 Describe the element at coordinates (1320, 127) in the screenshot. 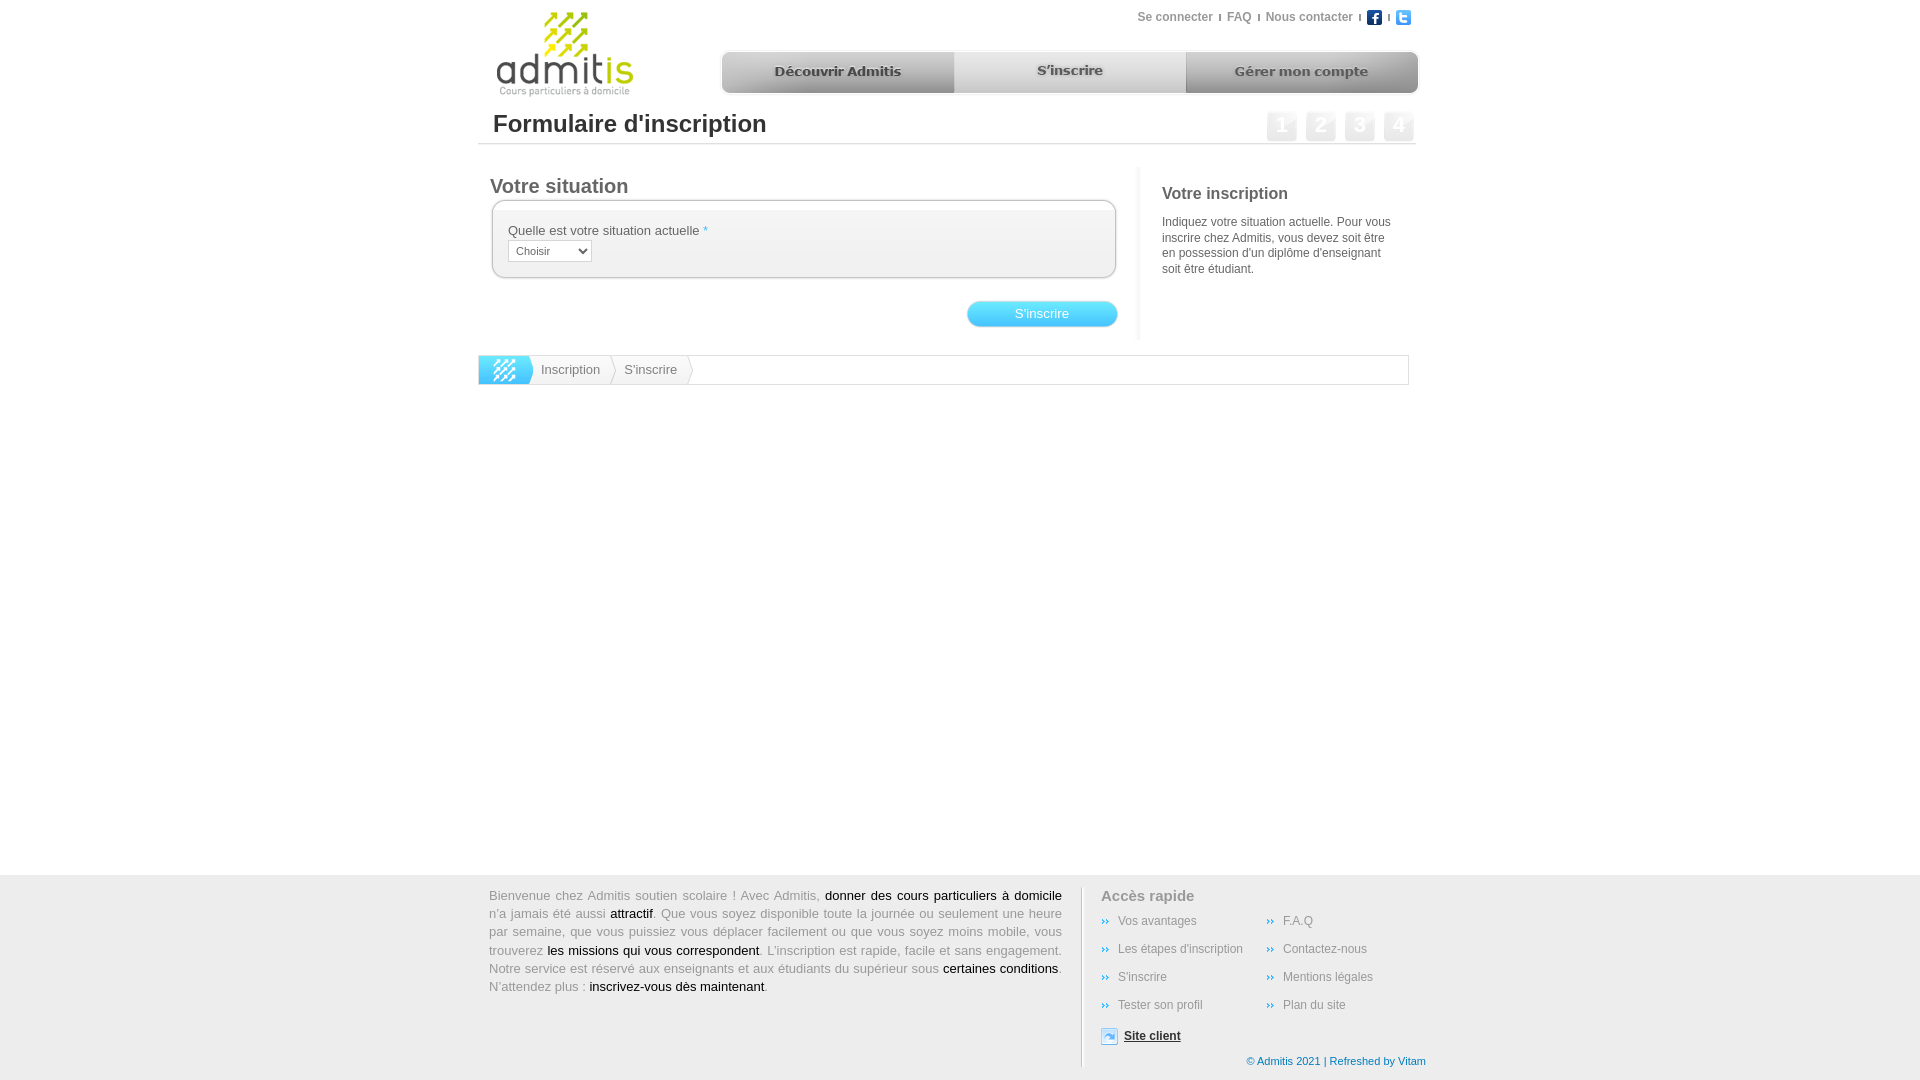

I see `'2'` at that location.